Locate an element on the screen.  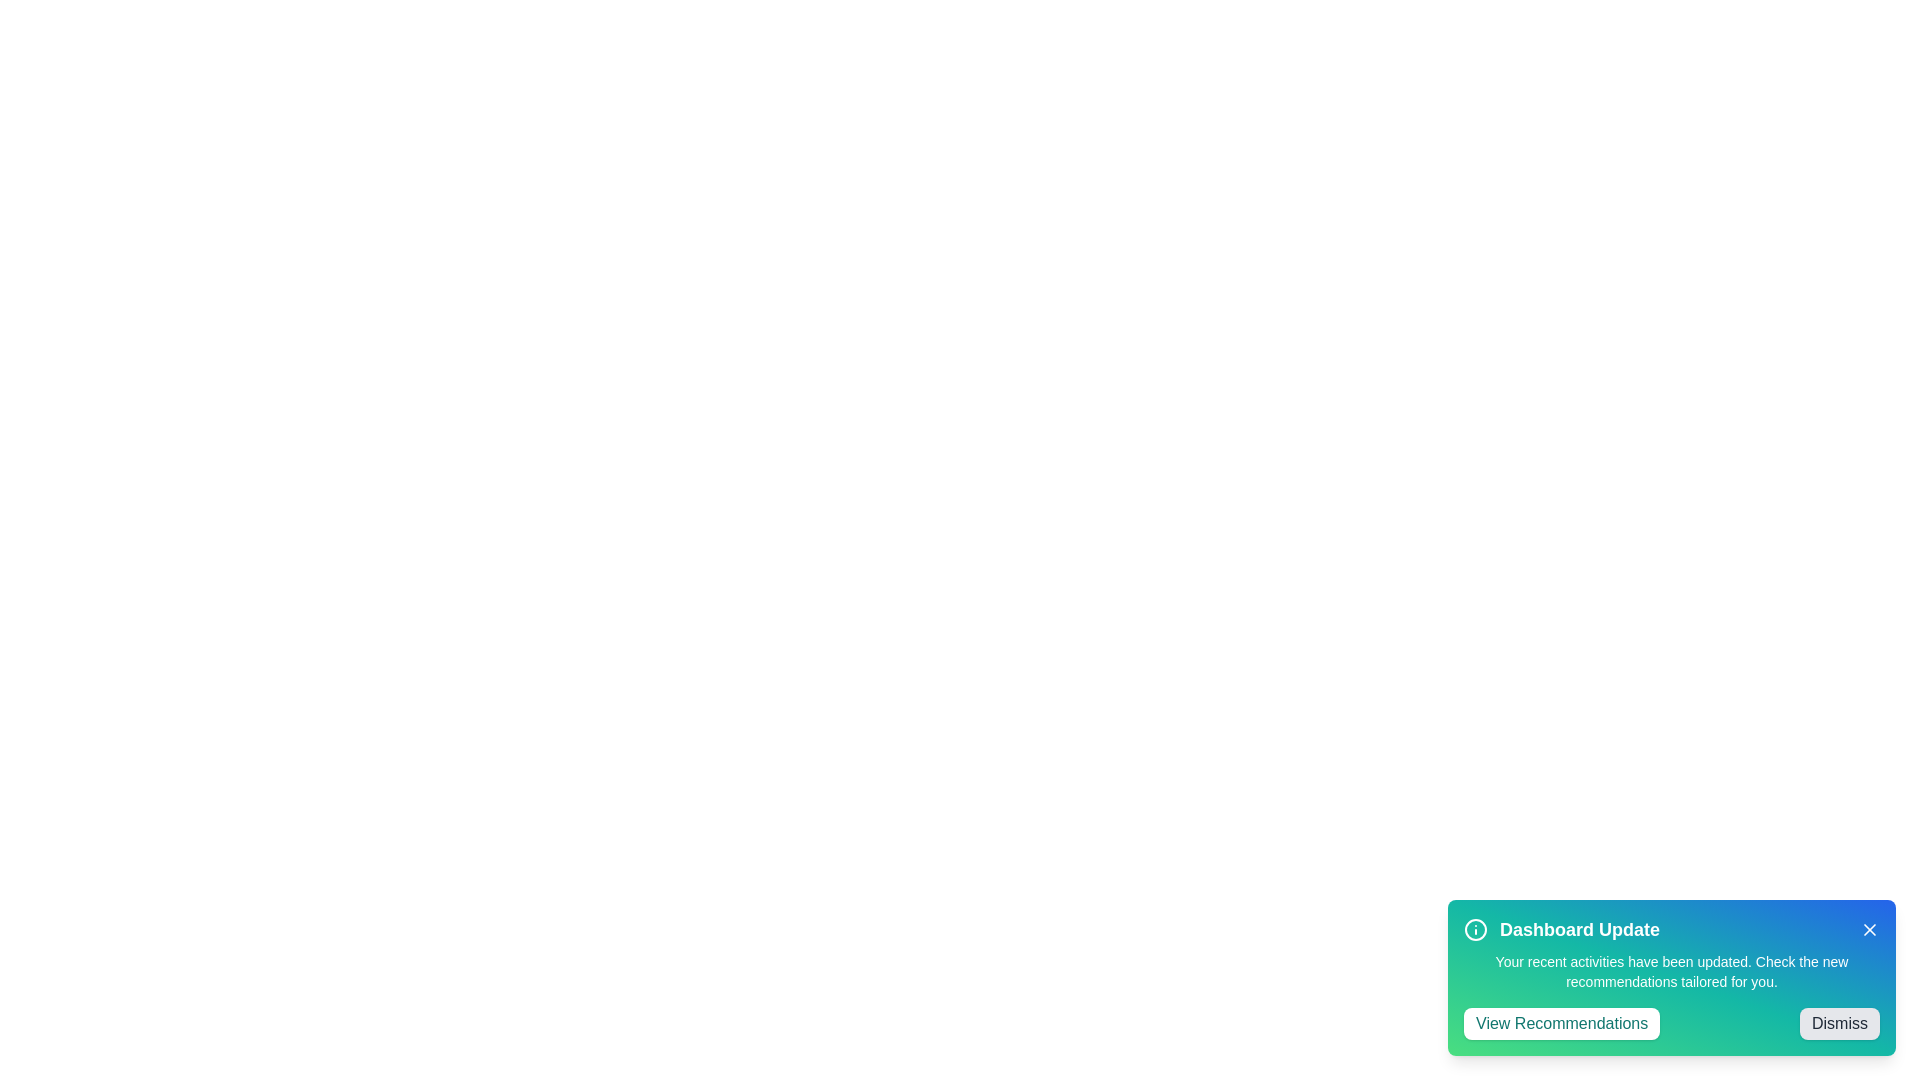
the close button to dismiss the alert is located at coordinates (1869, 929).